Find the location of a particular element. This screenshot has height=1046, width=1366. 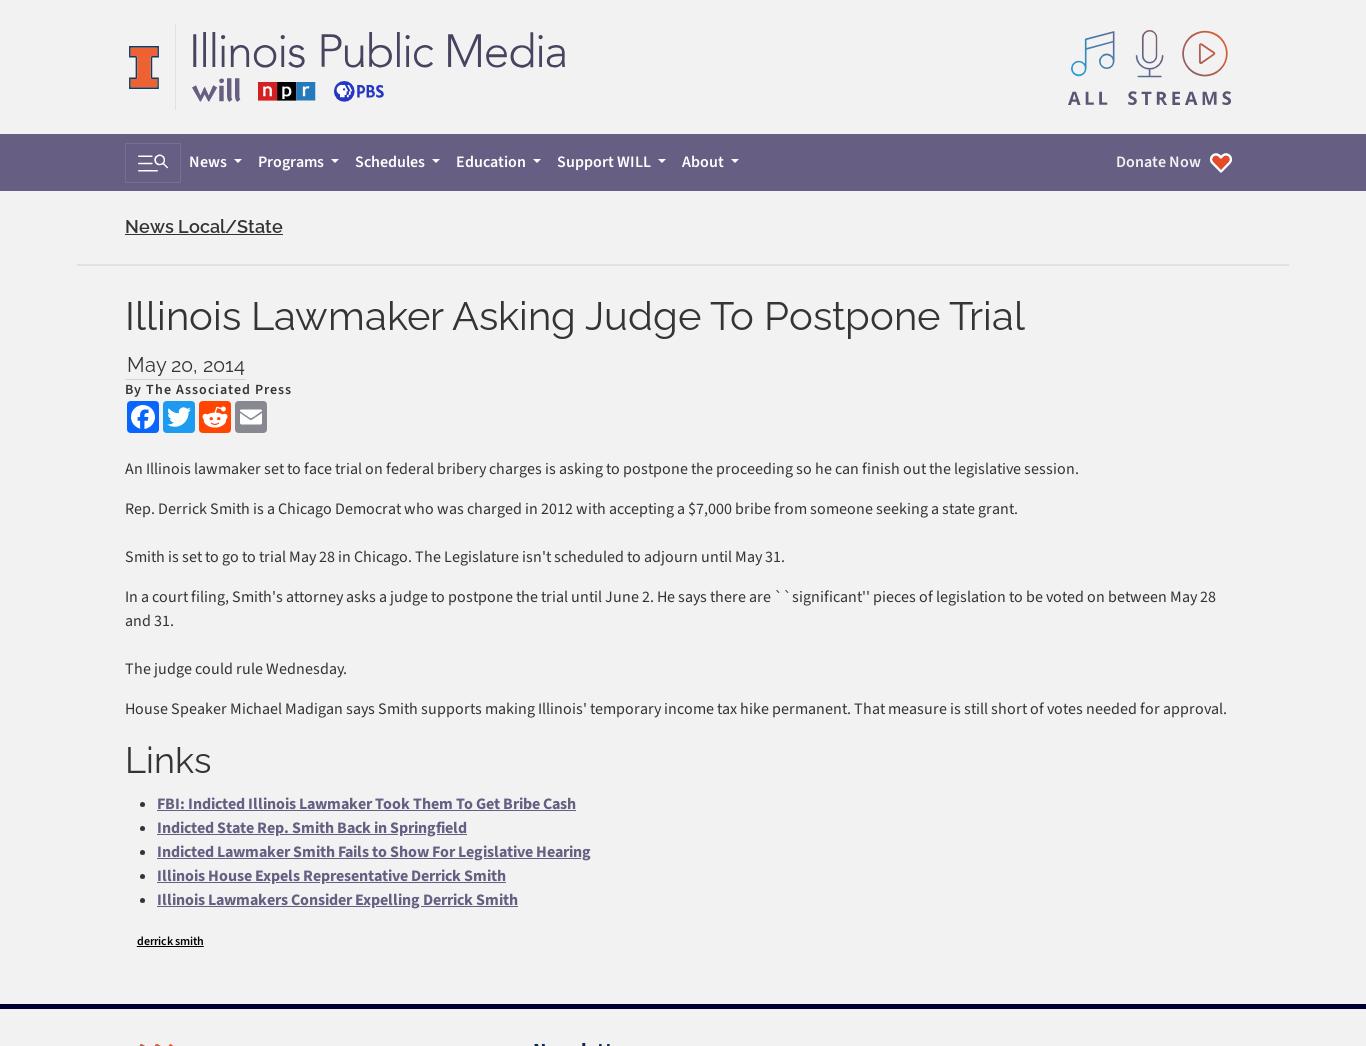

'Diversity, Equity, & Inclusion' is located at coordinates (637, 733).